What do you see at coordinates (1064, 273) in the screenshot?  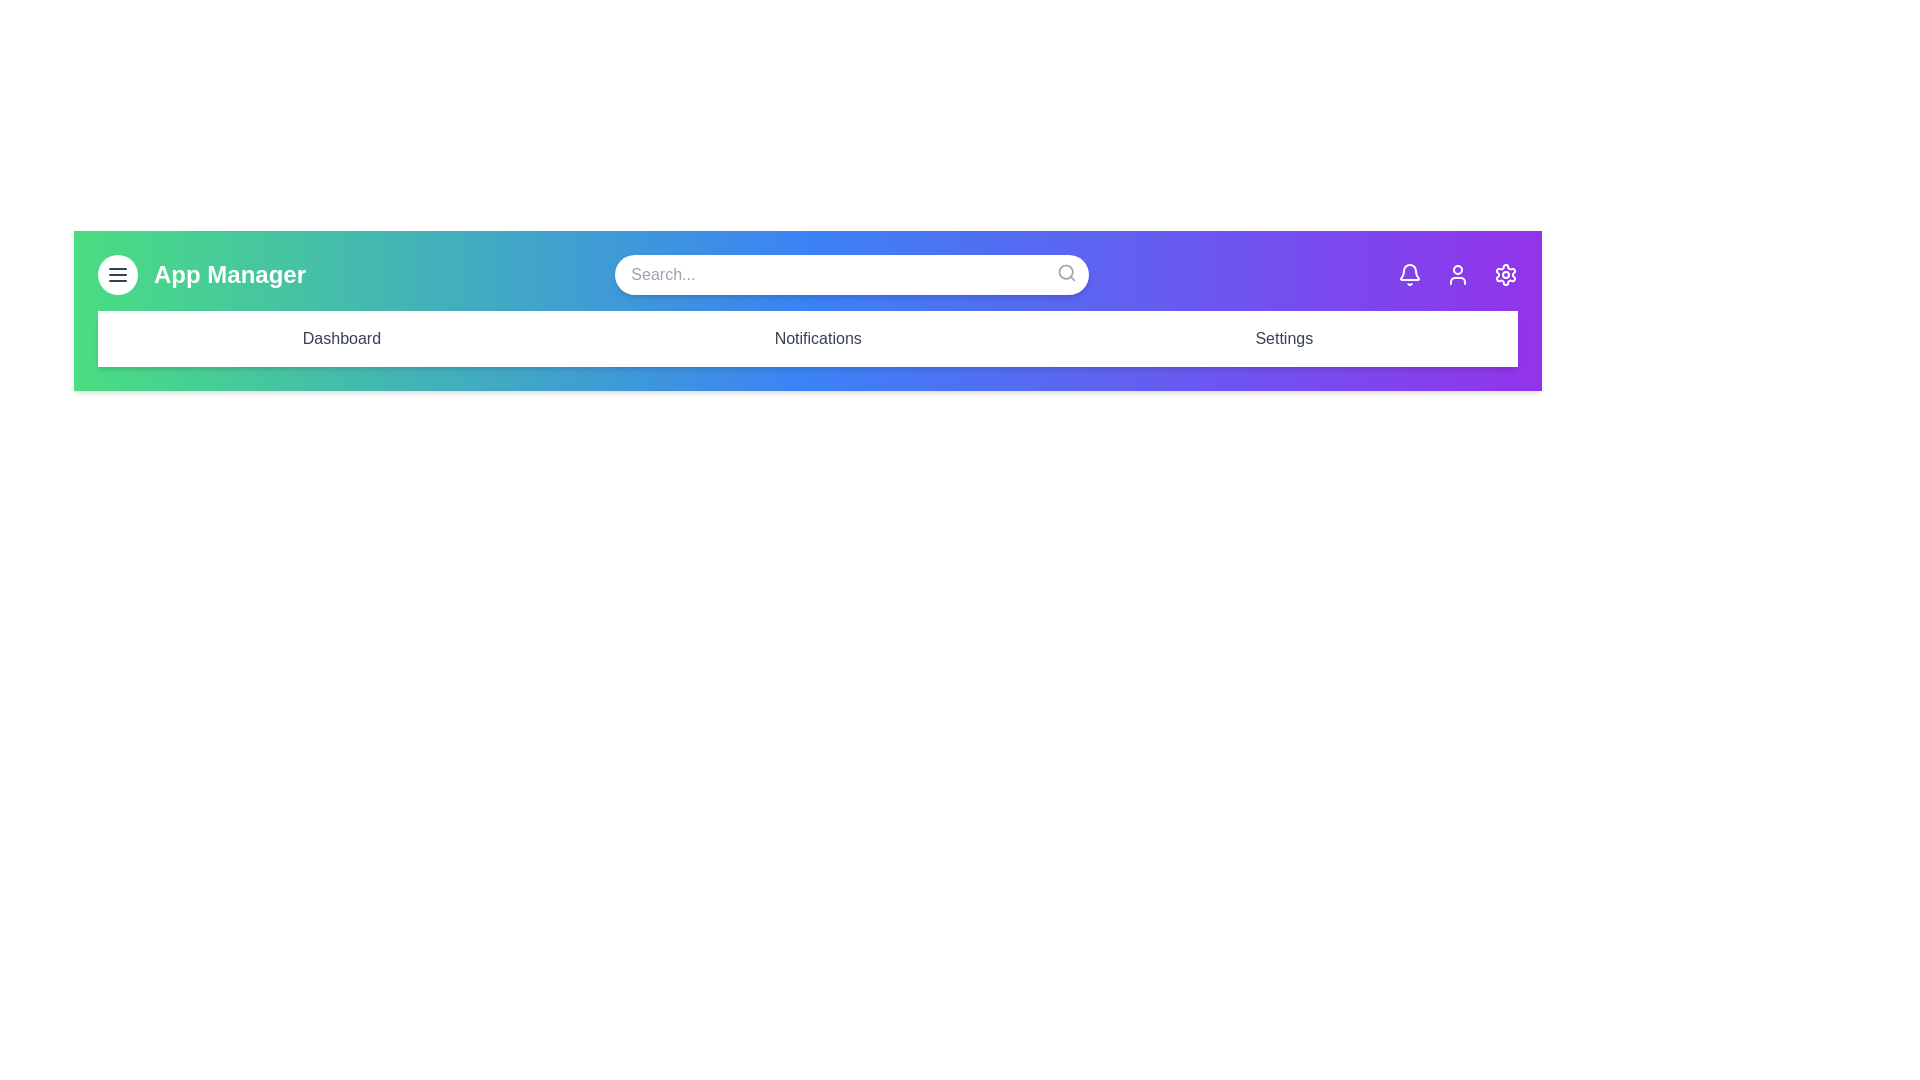 I see `the search icon to initiate a search` at bounding box center [1064, 273].